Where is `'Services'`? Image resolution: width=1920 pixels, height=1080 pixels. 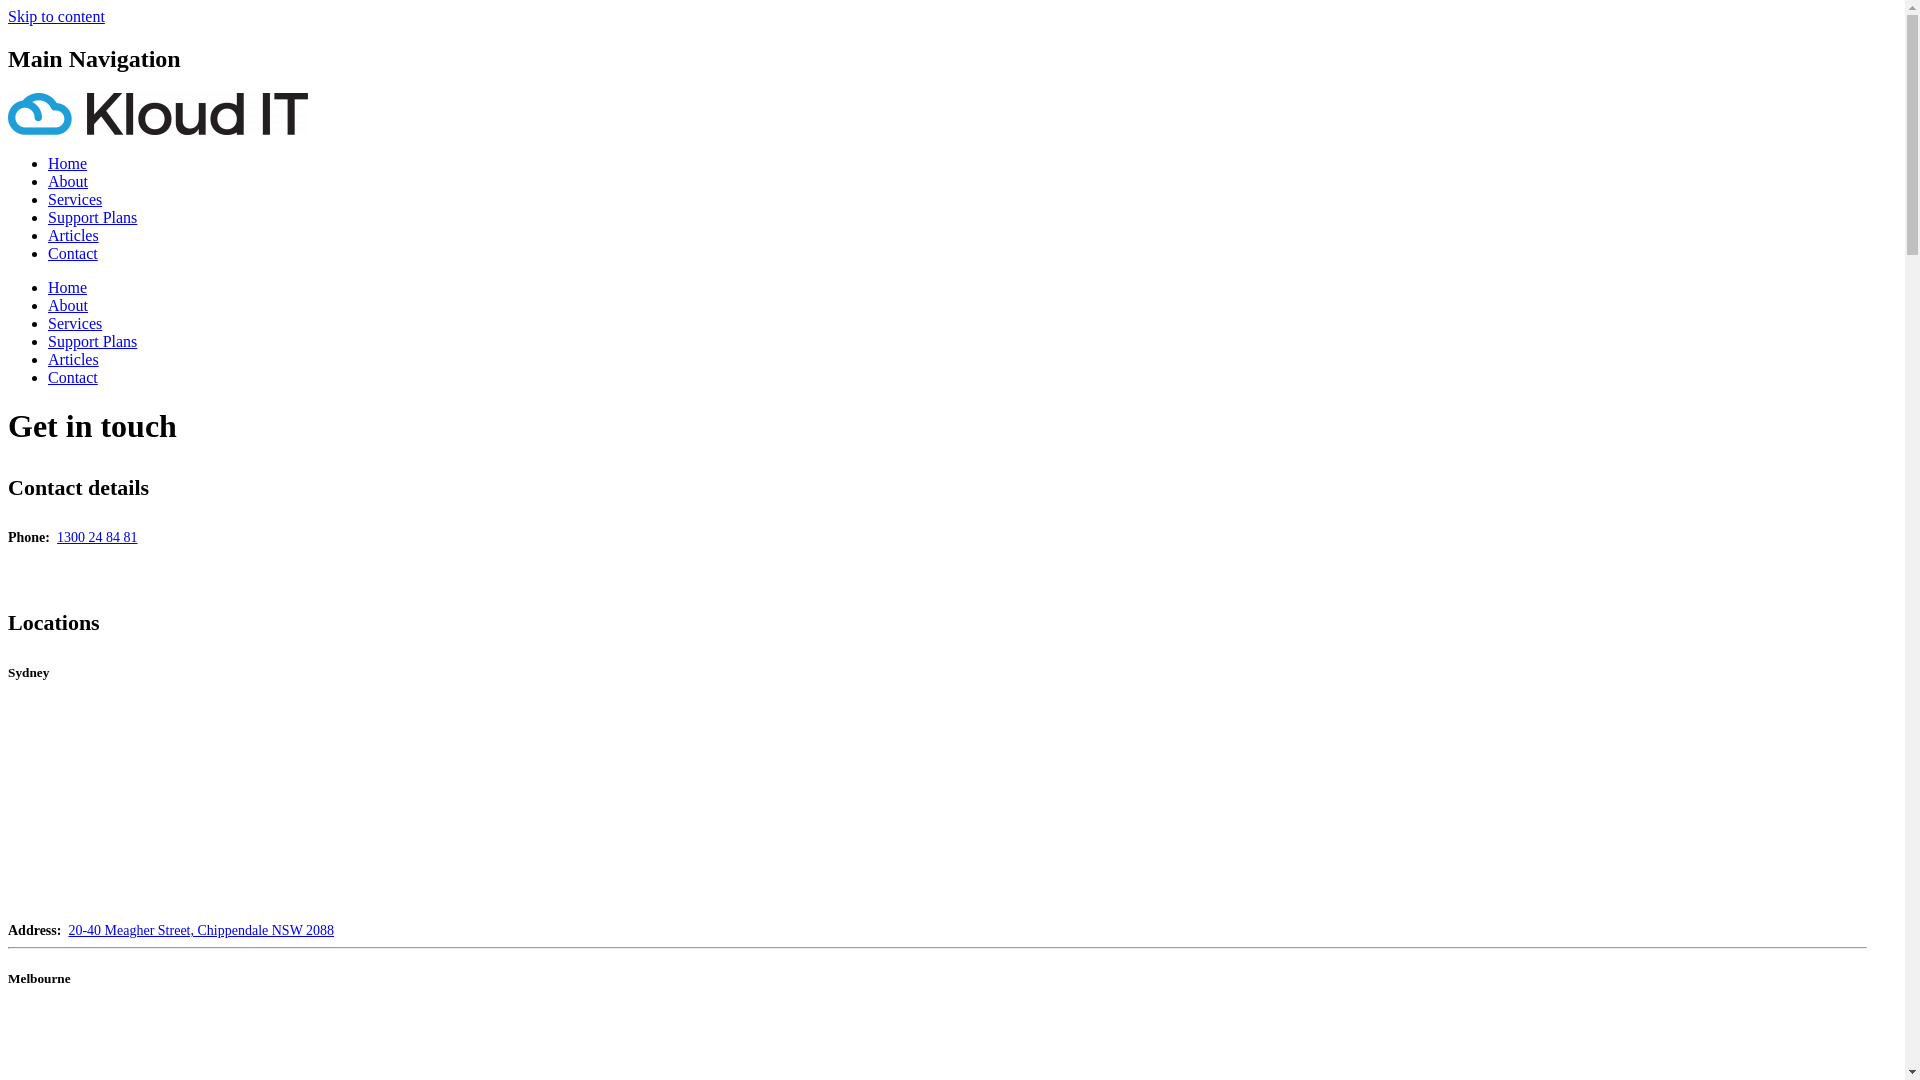 'Services' is located at coordinates (75, 322).